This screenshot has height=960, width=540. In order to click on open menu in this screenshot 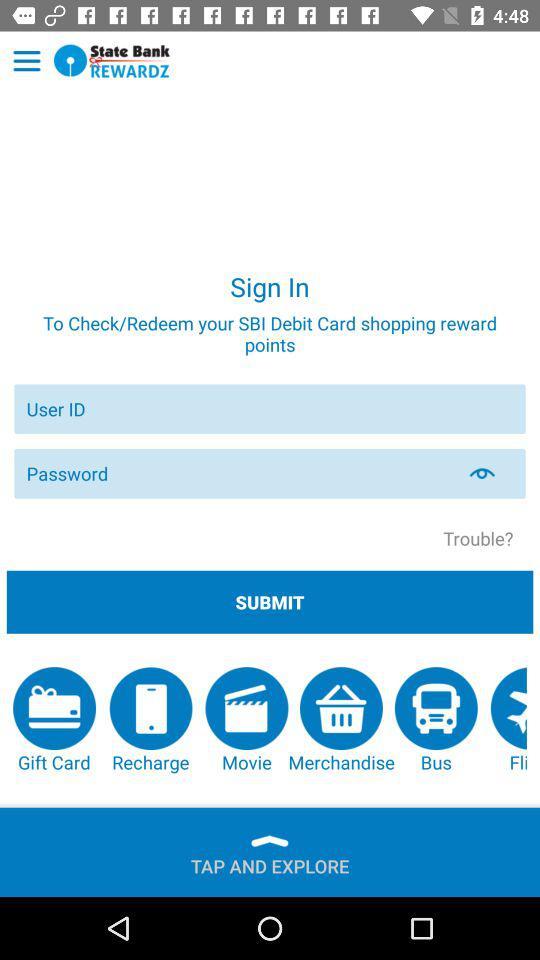, I will do `click(26, 61)`.